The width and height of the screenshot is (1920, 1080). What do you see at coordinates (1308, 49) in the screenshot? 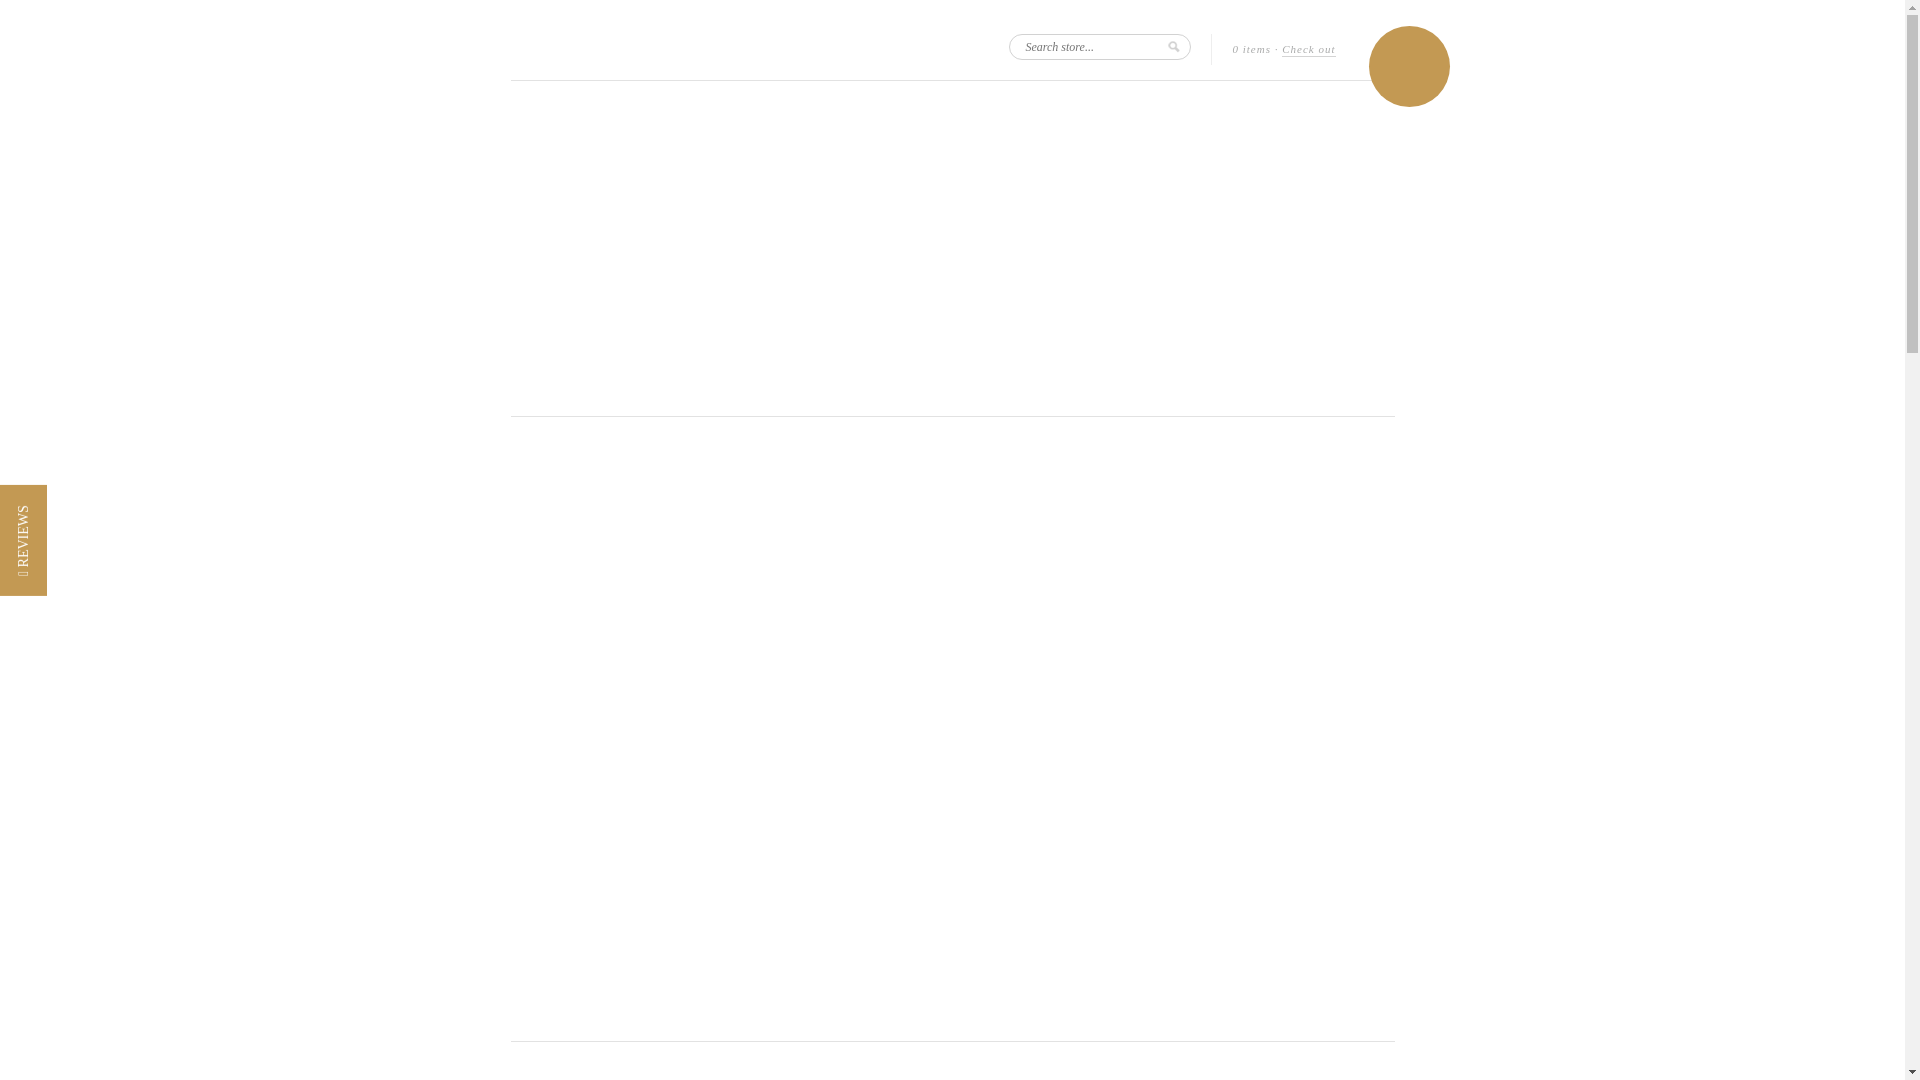
I see `'Check out'` at bounding box center [1308, 49].